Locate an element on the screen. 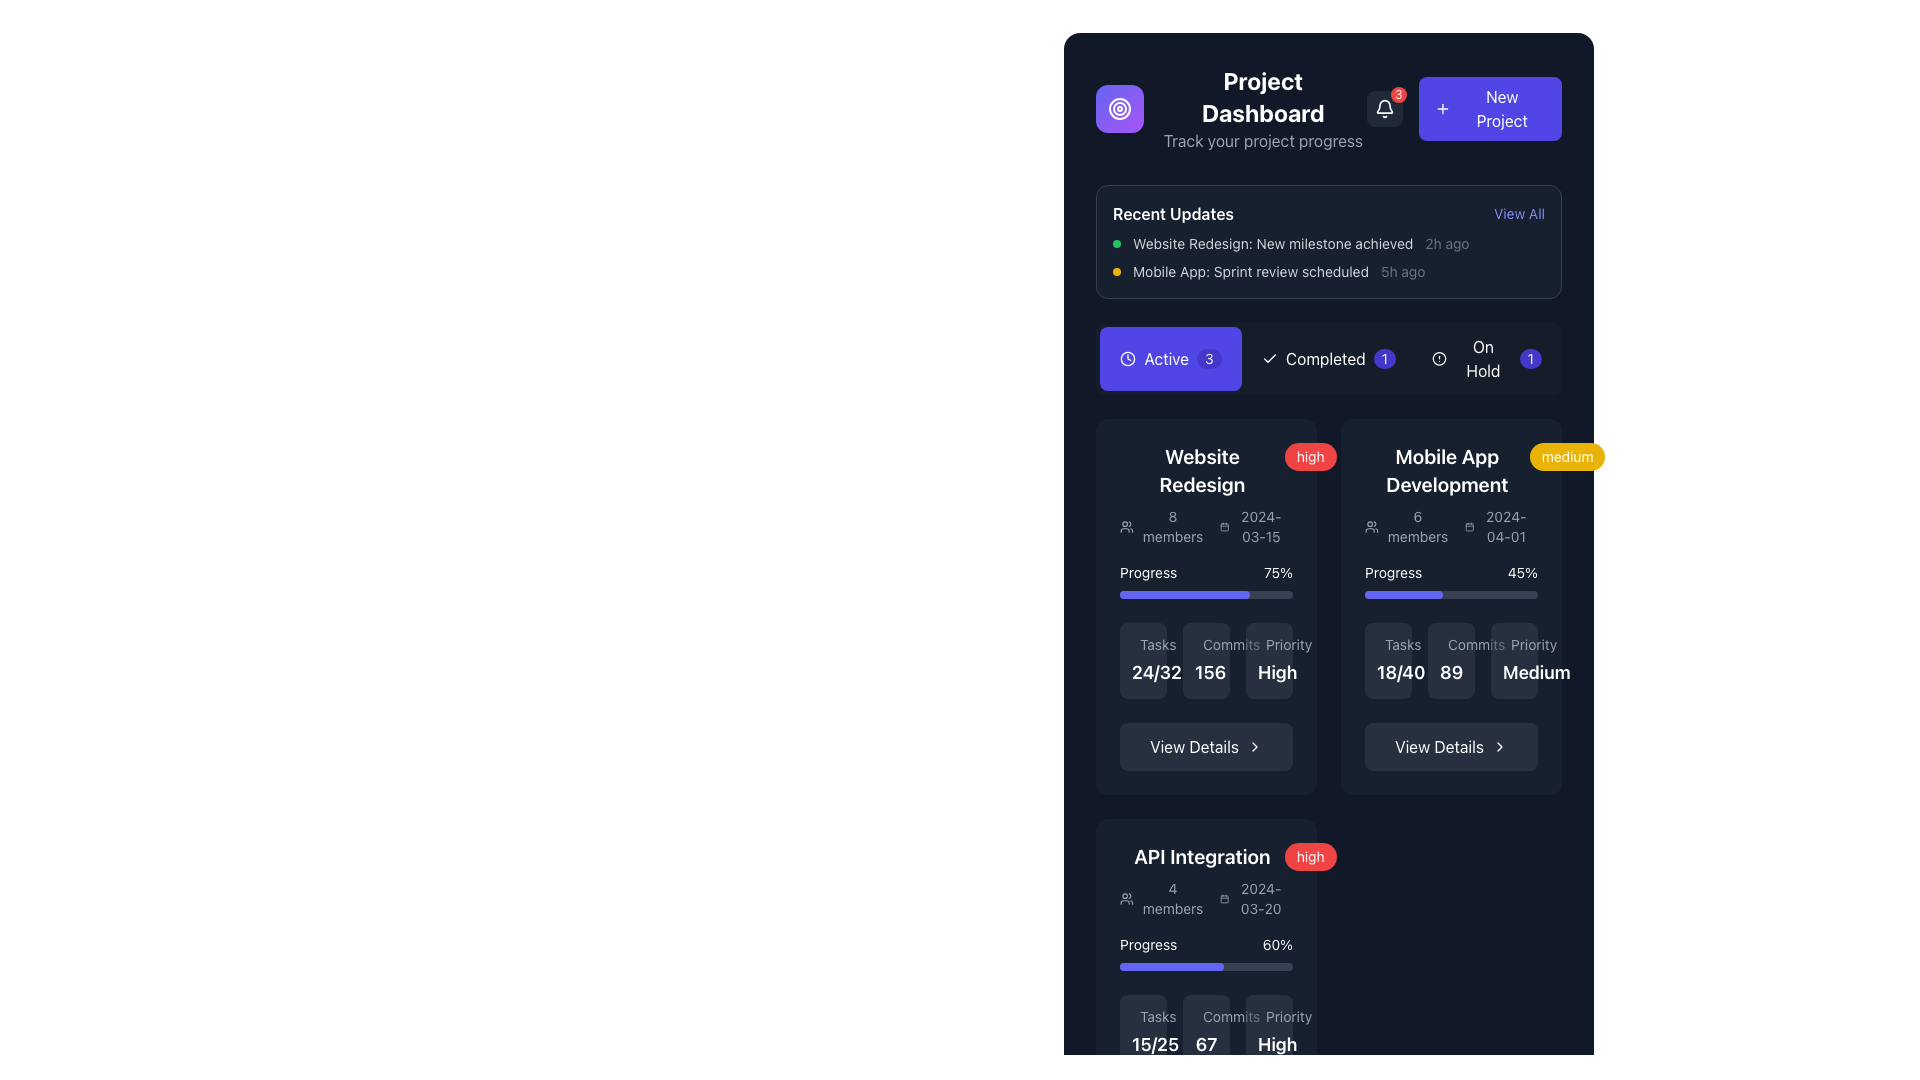 This screenshot has width=1920, height=1080. the 'Priority' label which displays the text in gray font, located in the 'API Integration' card, towards the bottom next to 'Tasks' and 'Commits' is located at coordinates (1268, 1017).